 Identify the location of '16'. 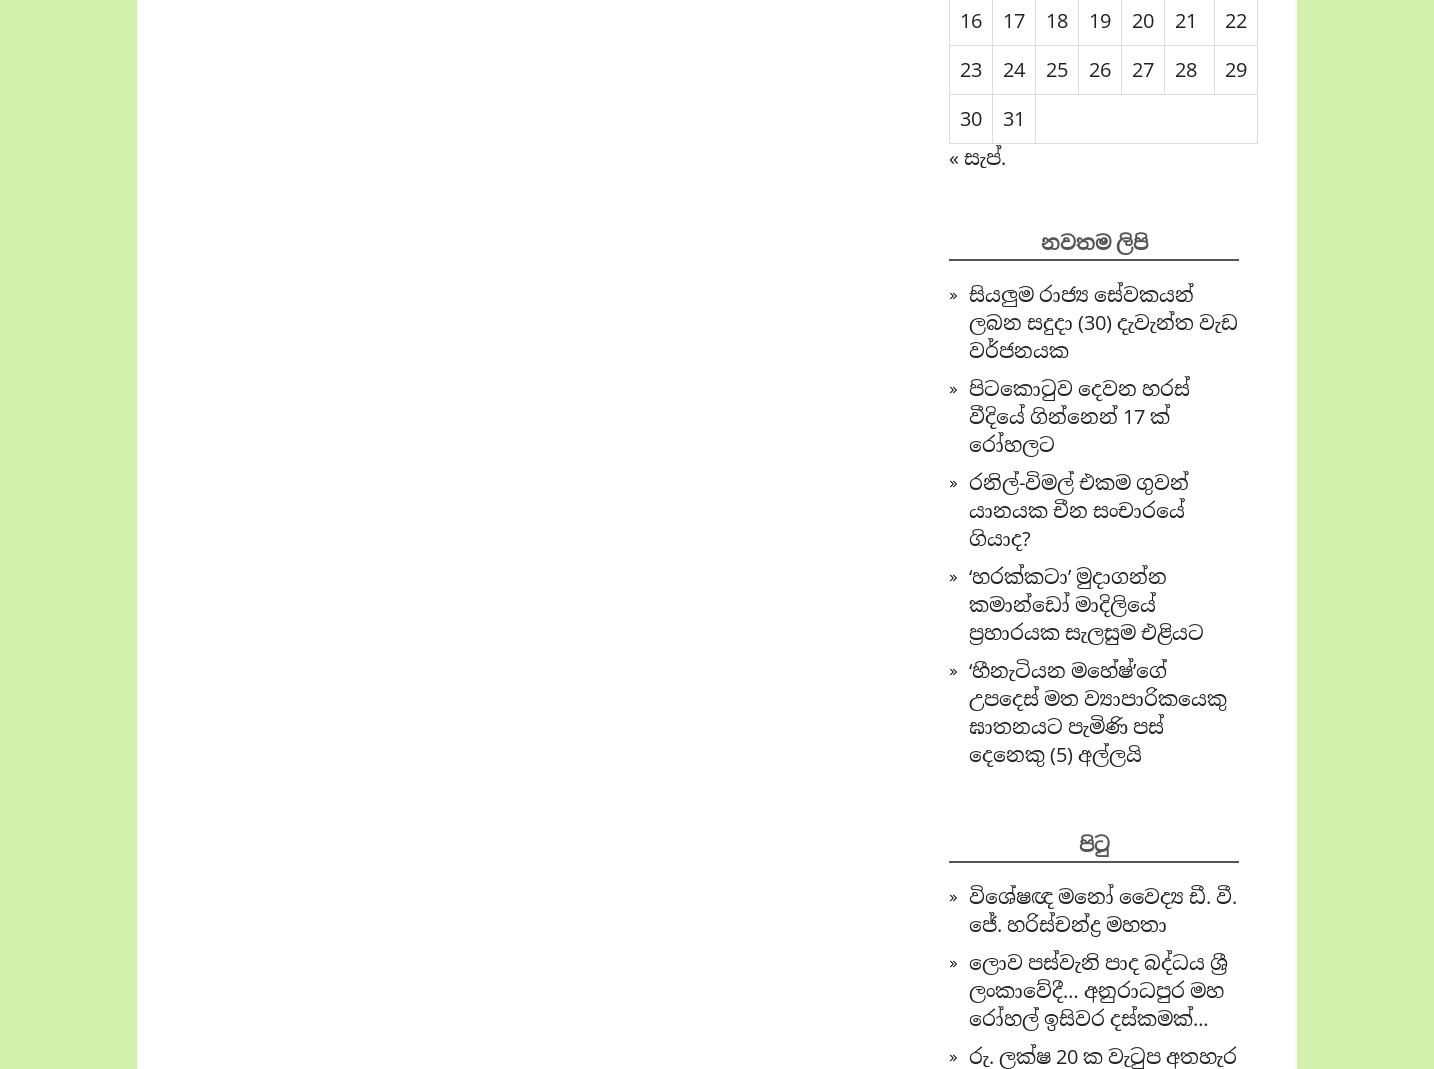
(969, 19).